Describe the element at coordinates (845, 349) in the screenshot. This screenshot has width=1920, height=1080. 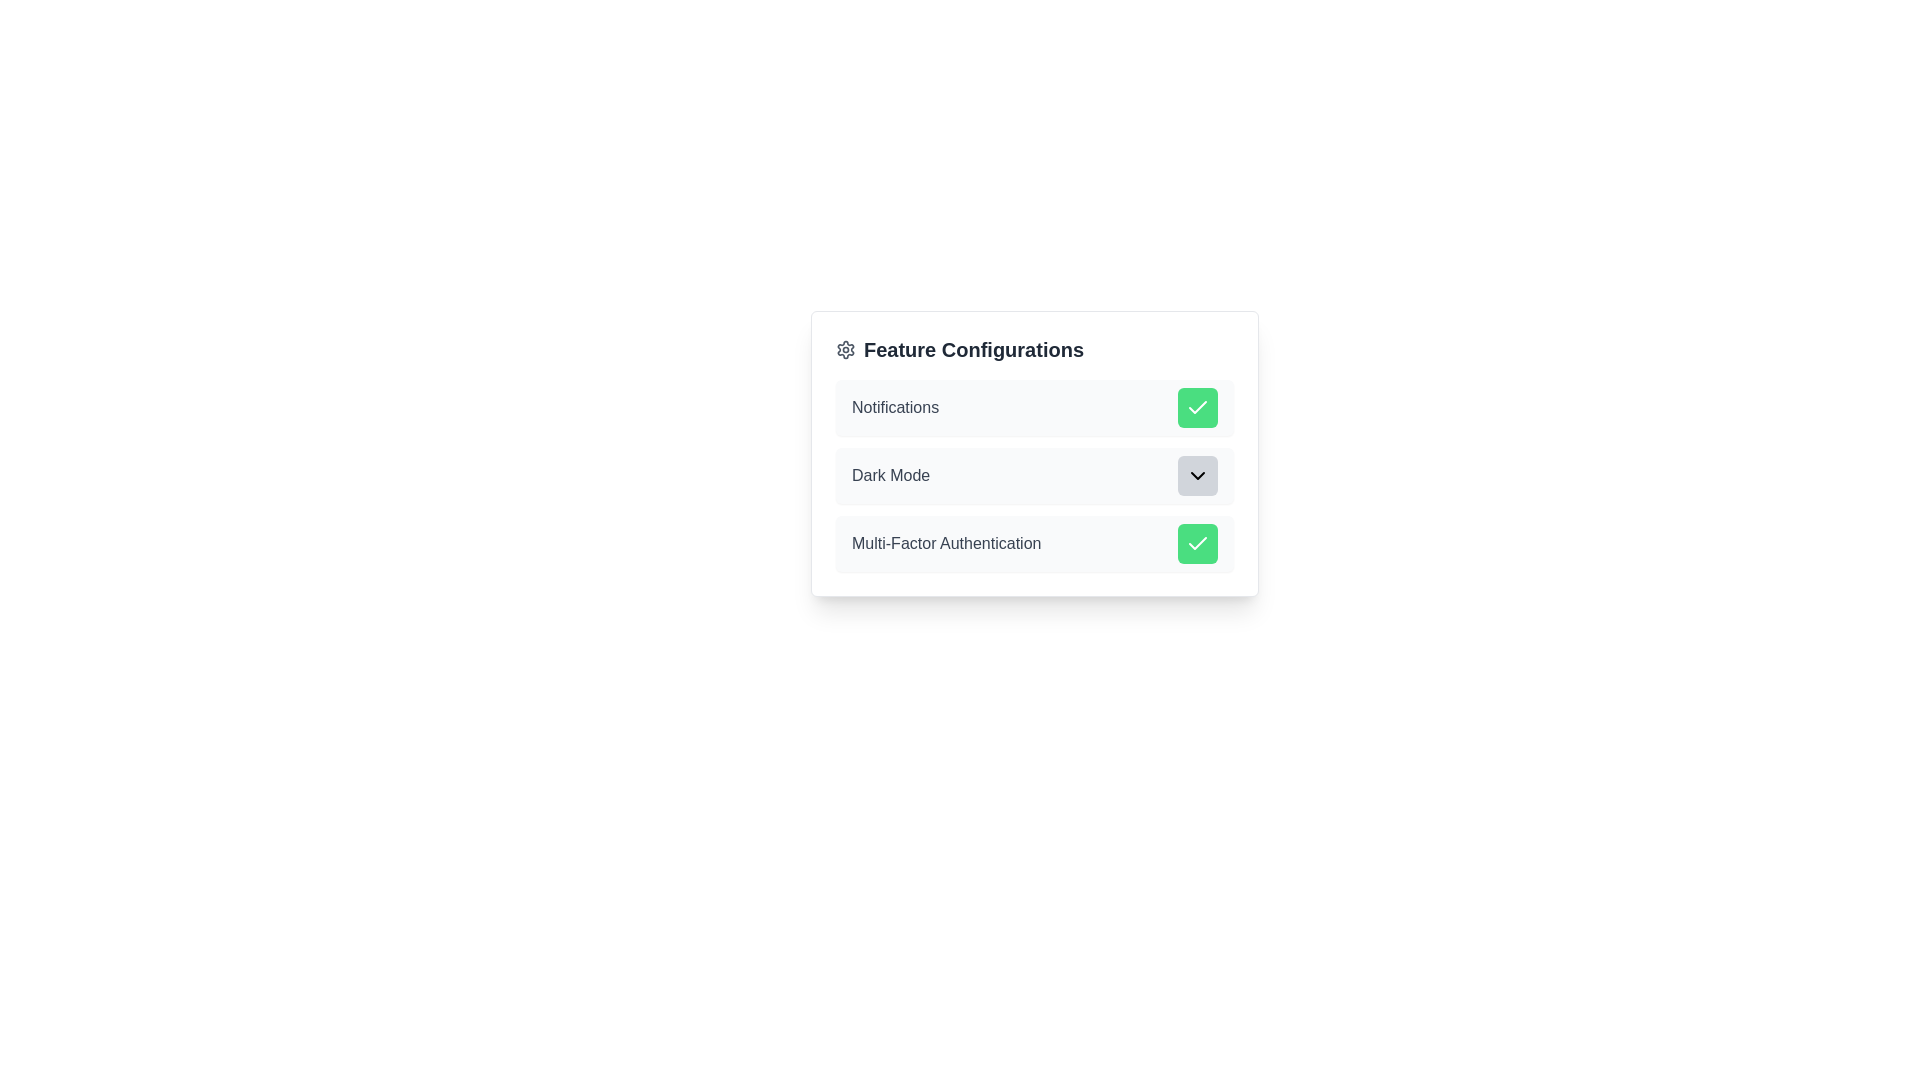
I see `the configurability icon located immediately` at that location.